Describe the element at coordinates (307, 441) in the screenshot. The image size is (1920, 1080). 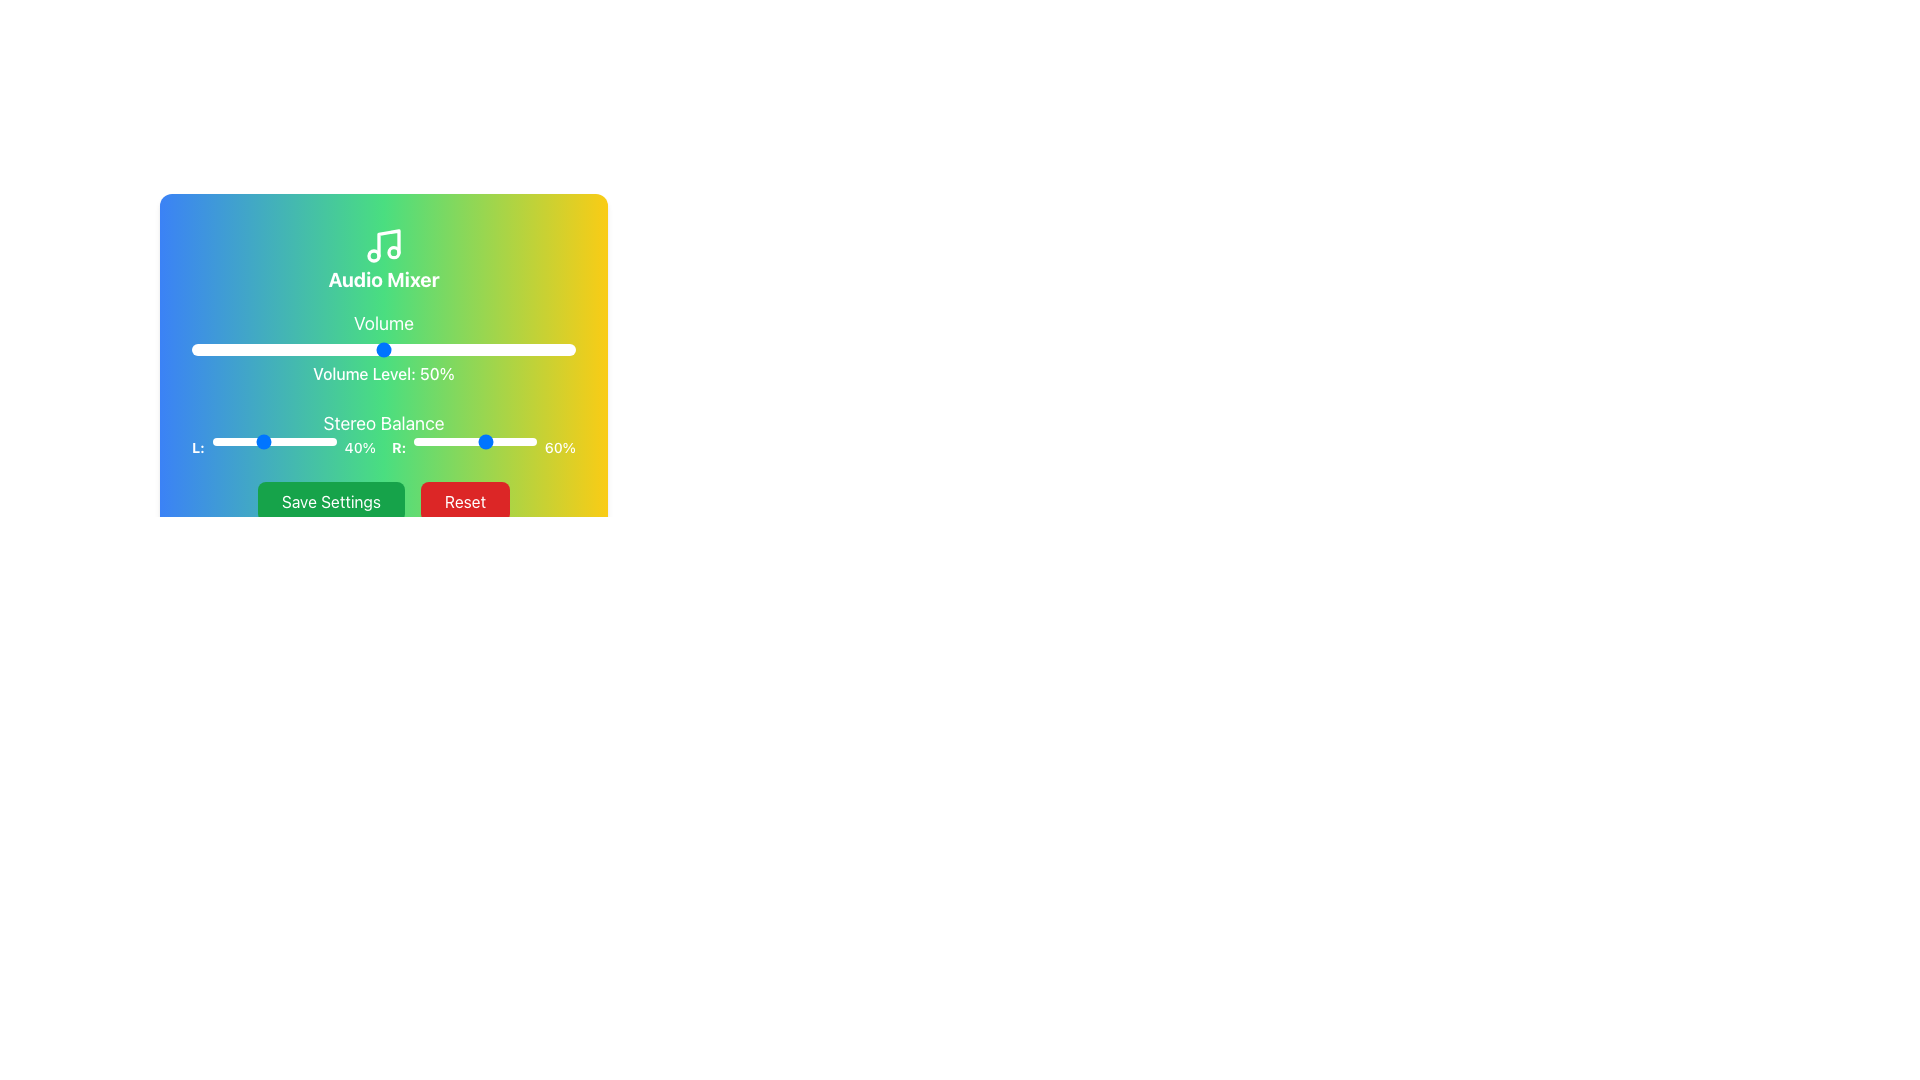
I see `the slider` at that location.